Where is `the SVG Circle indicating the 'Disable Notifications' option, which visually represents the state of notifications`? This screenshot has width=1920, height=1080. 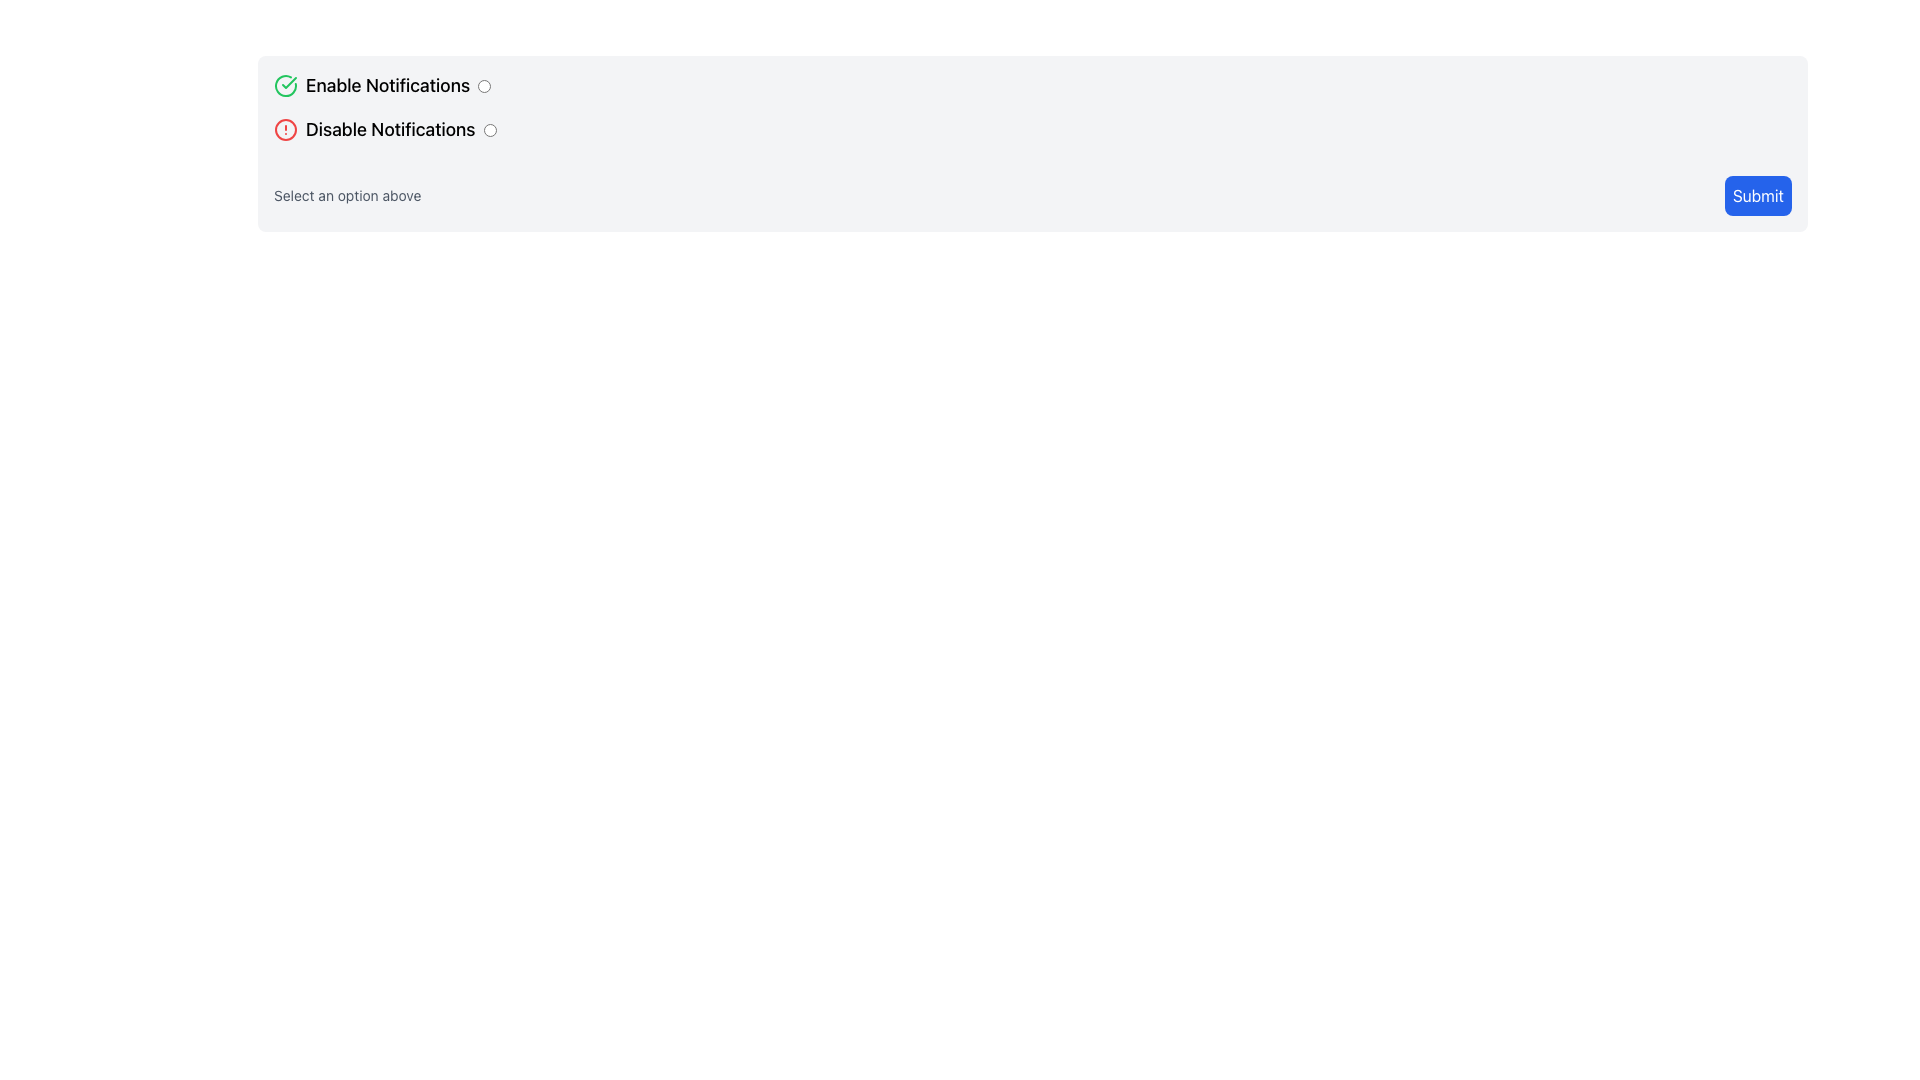
the SVG Circle indicating the 'Disable Notifications' option, which visually represents the state of notifications is located at coordinates (285, 130).